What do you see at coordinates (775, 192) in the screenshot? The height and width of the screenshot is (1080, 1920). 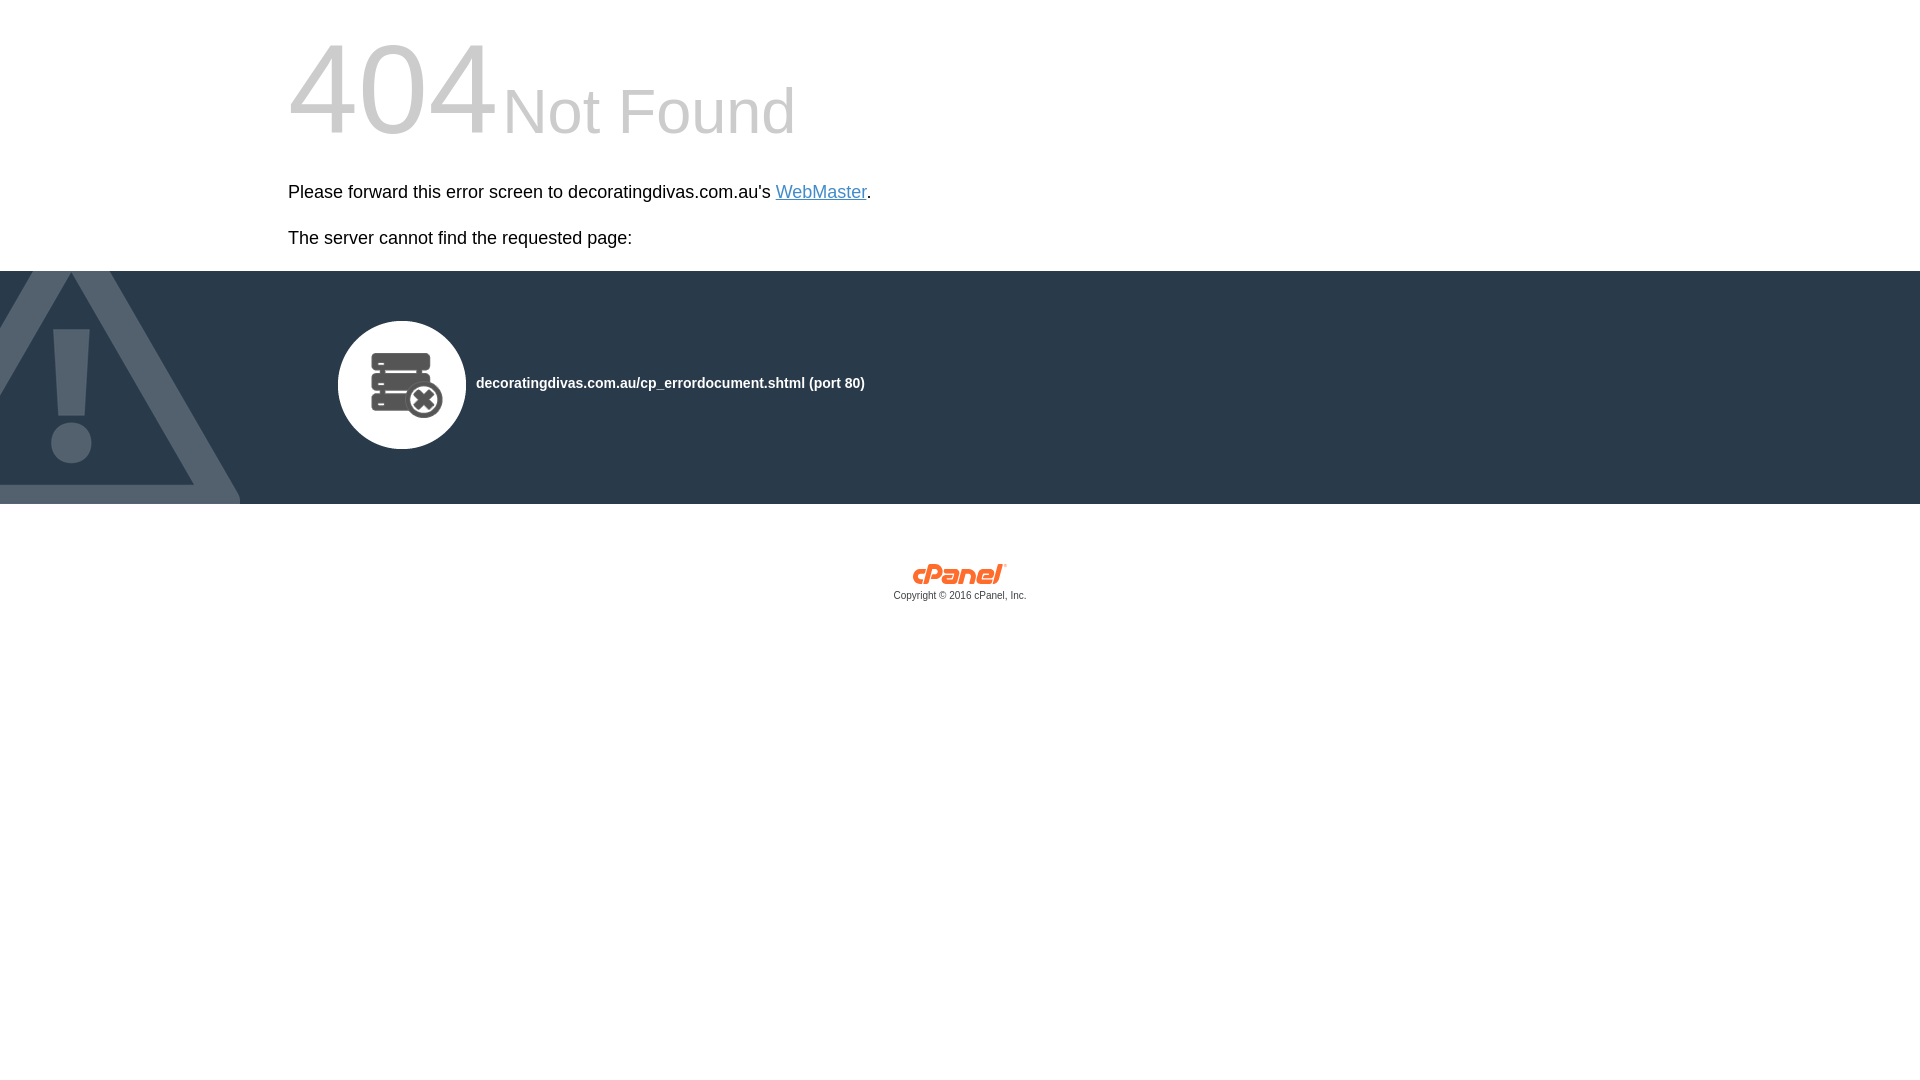 I see `'WebMaster'` at bounding box center [775, 192].